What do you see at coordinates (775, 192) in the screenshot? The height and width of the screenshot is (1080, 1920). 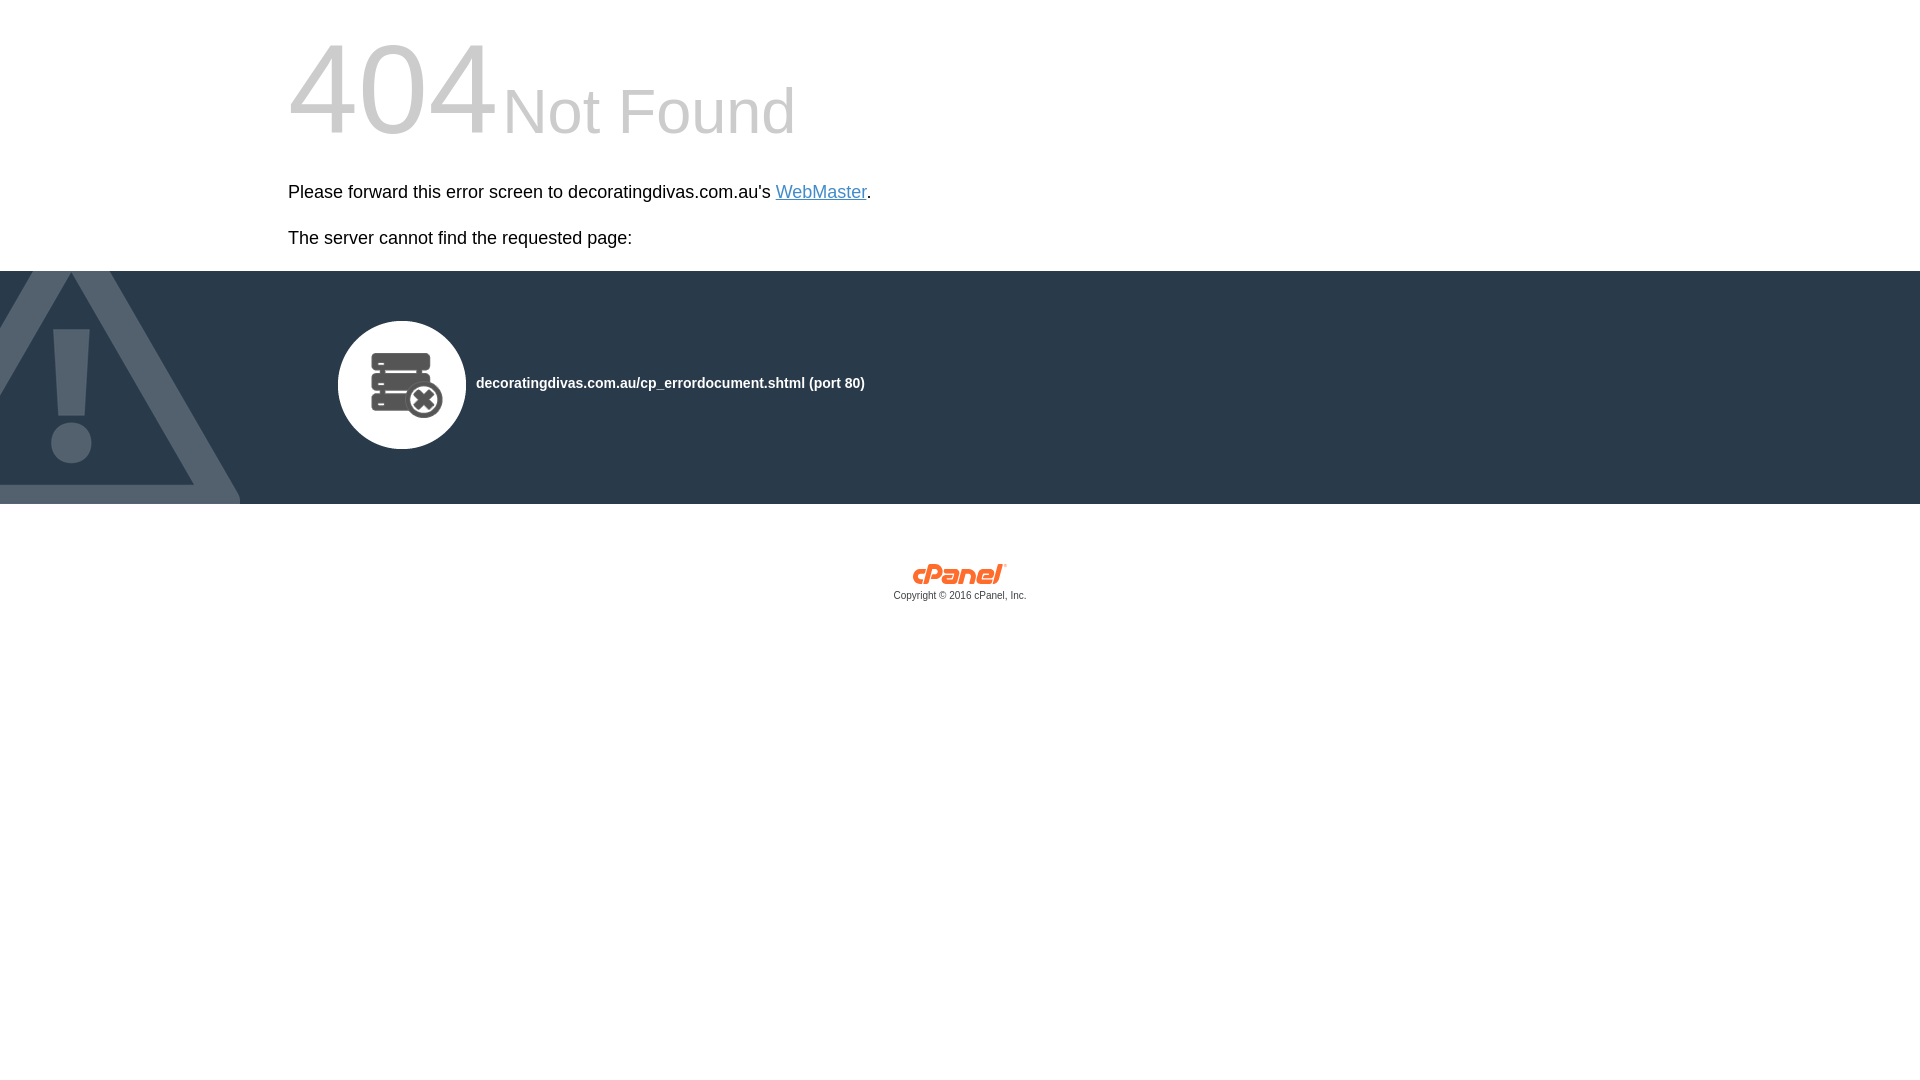 I see `'WebMaster'` at bounding box center [775, 192].